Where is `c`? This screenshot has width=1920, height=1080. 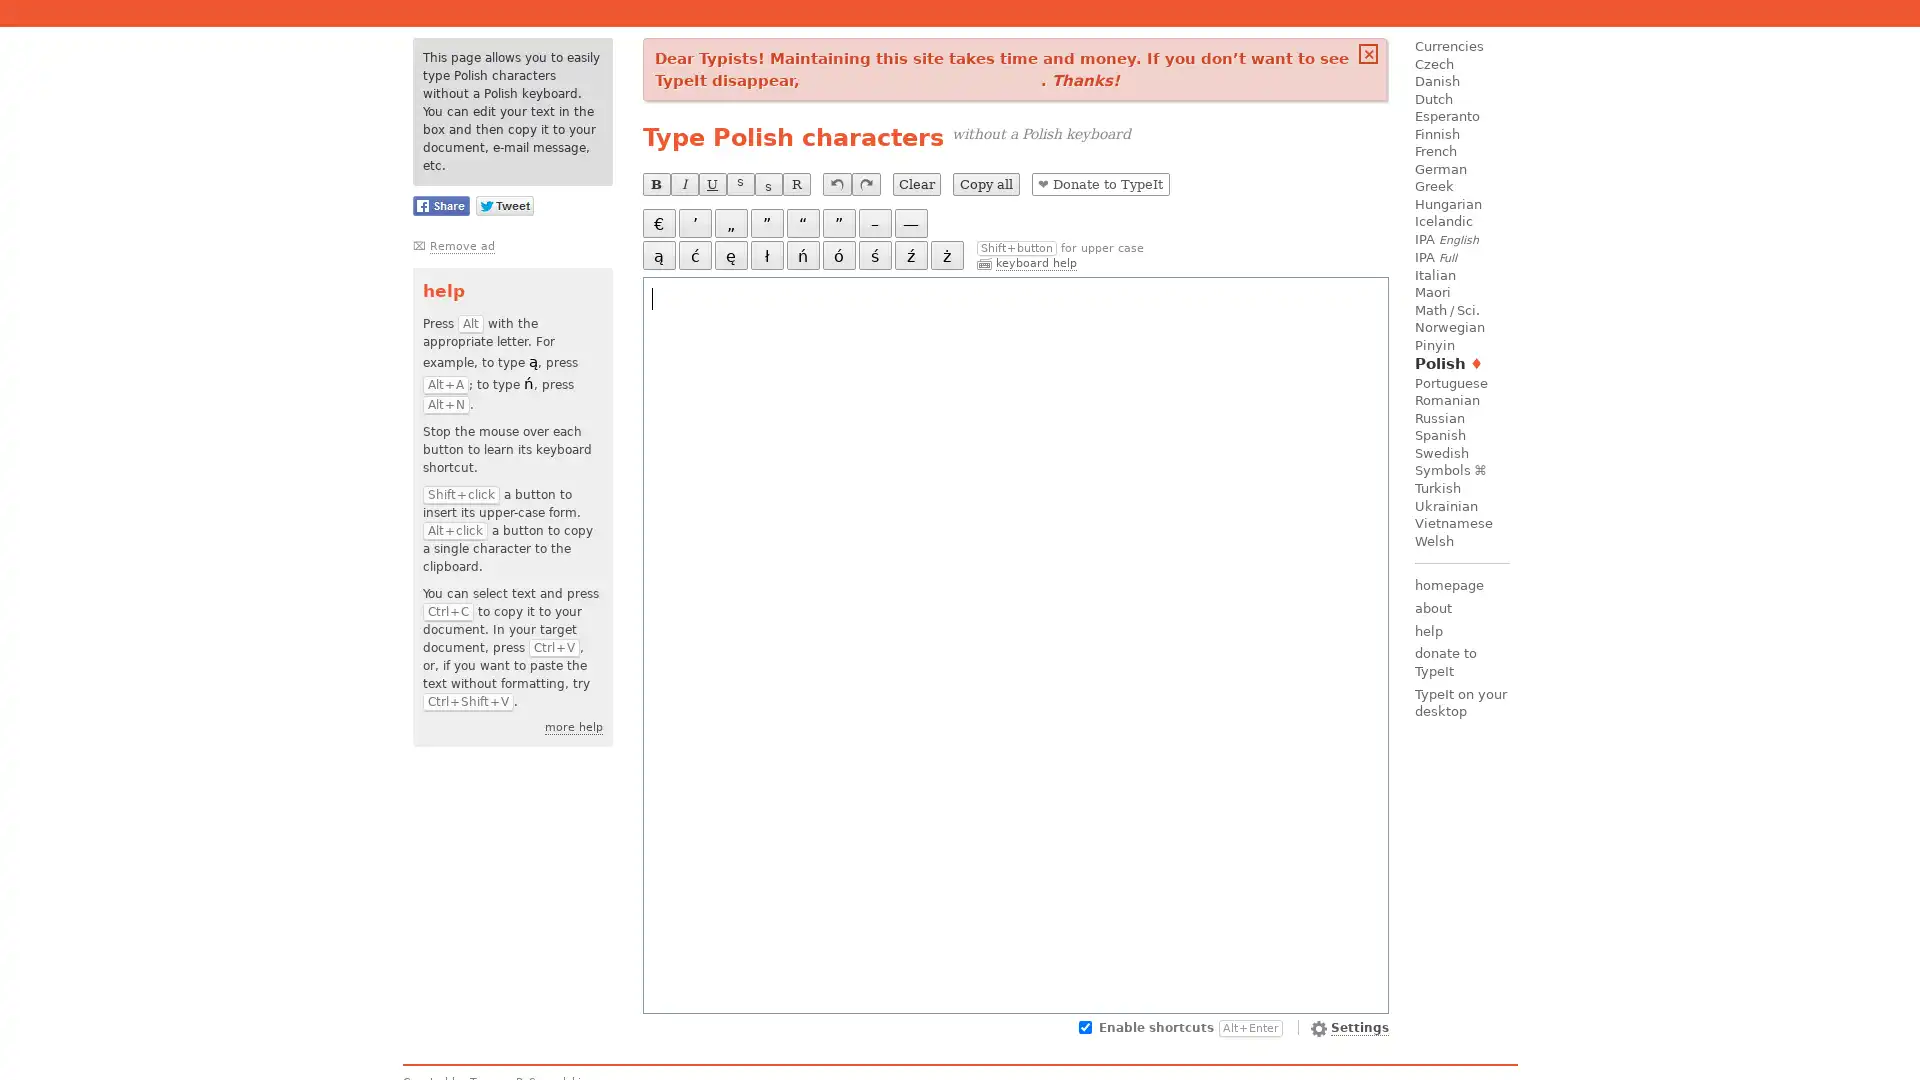 c is located at coordinates (694, 254).